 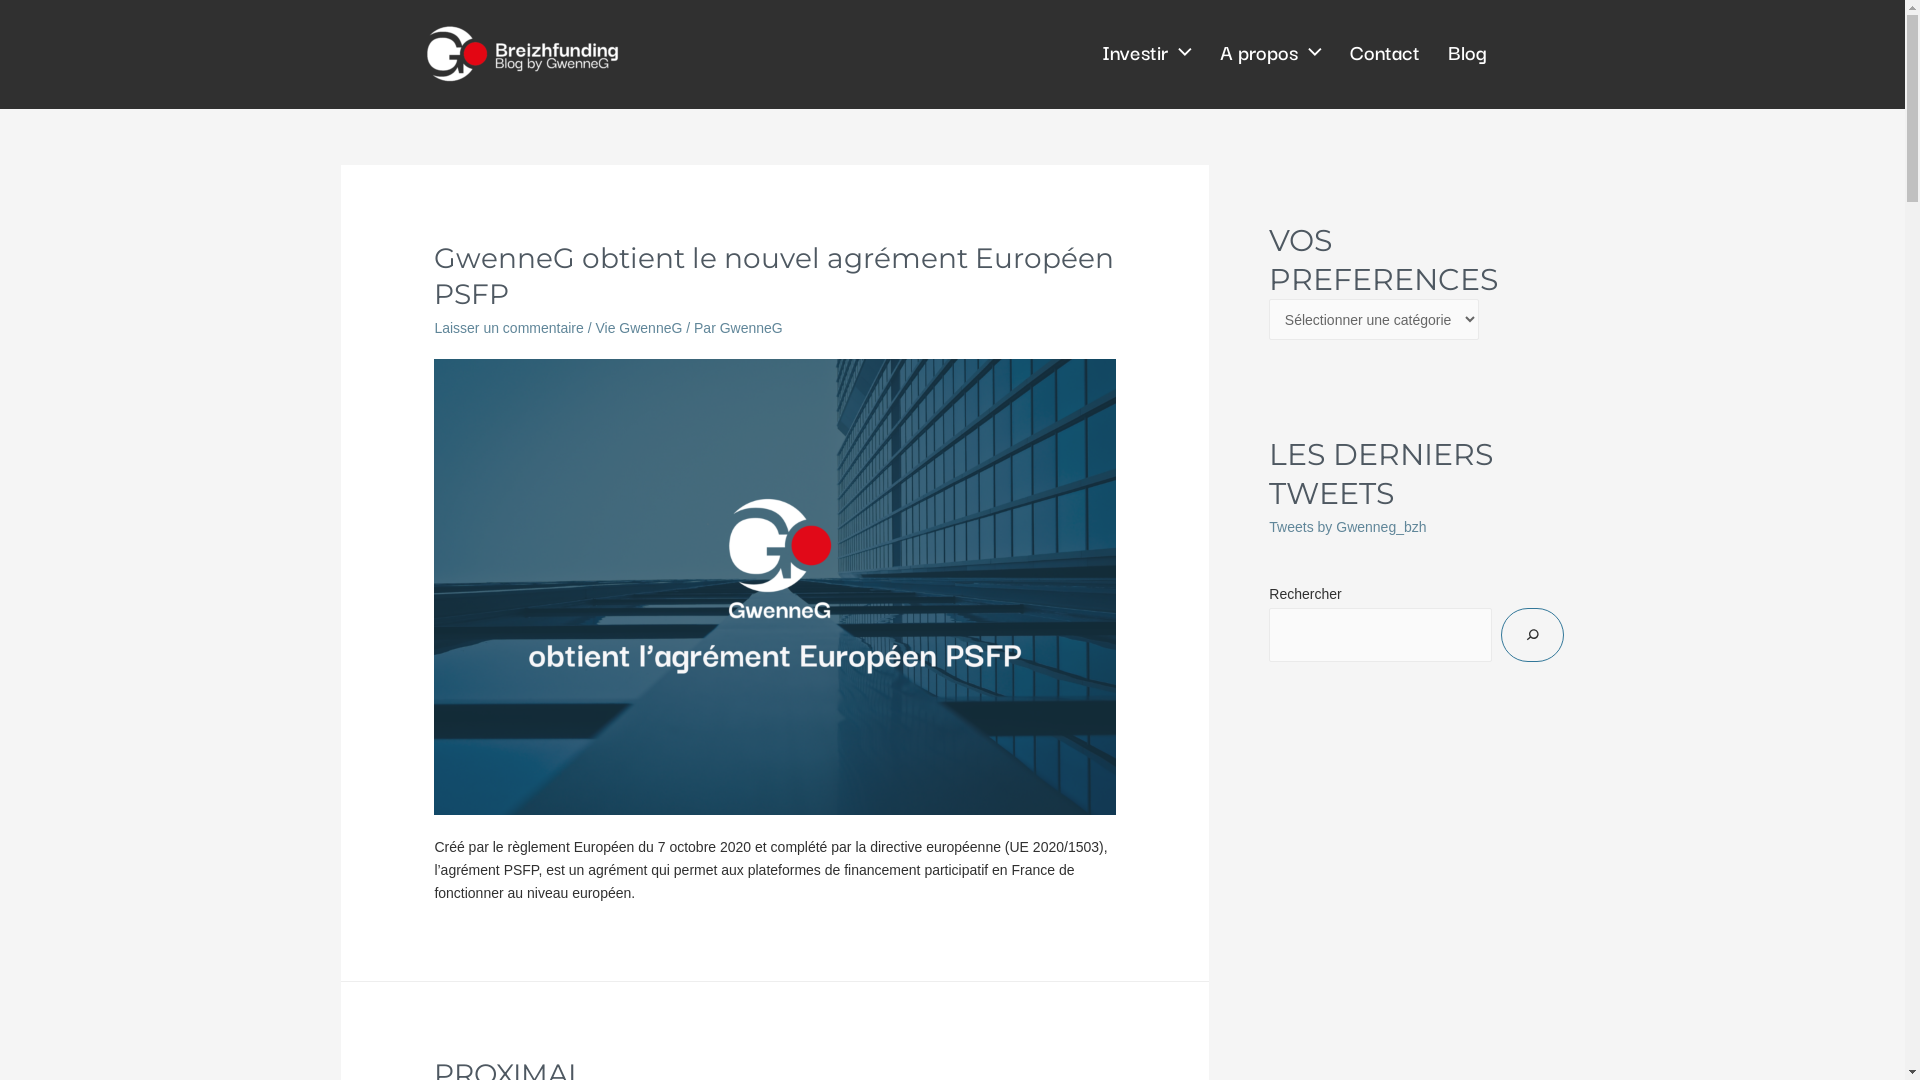 I want to click on 'Investir', so click(x=1137, y=50).